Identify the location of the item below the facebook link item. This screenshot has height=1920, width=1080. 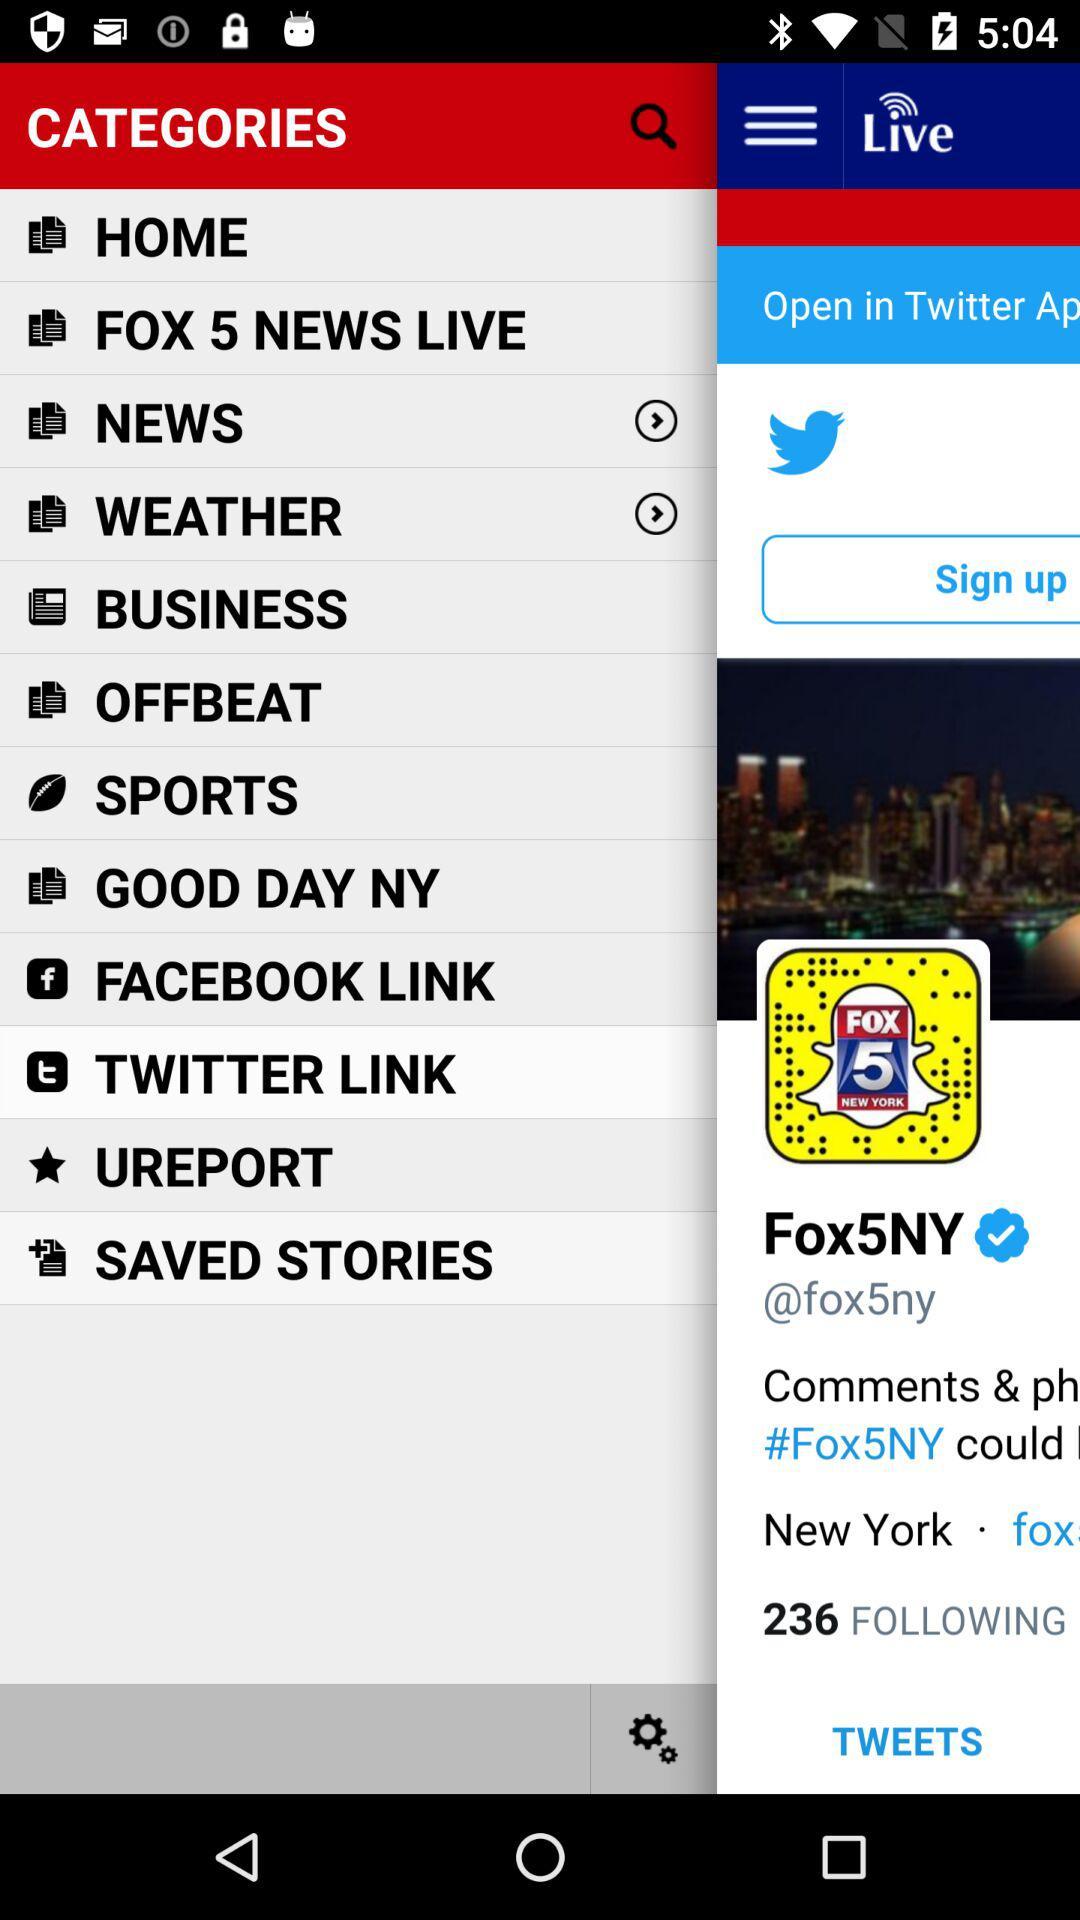
(275, 1071).